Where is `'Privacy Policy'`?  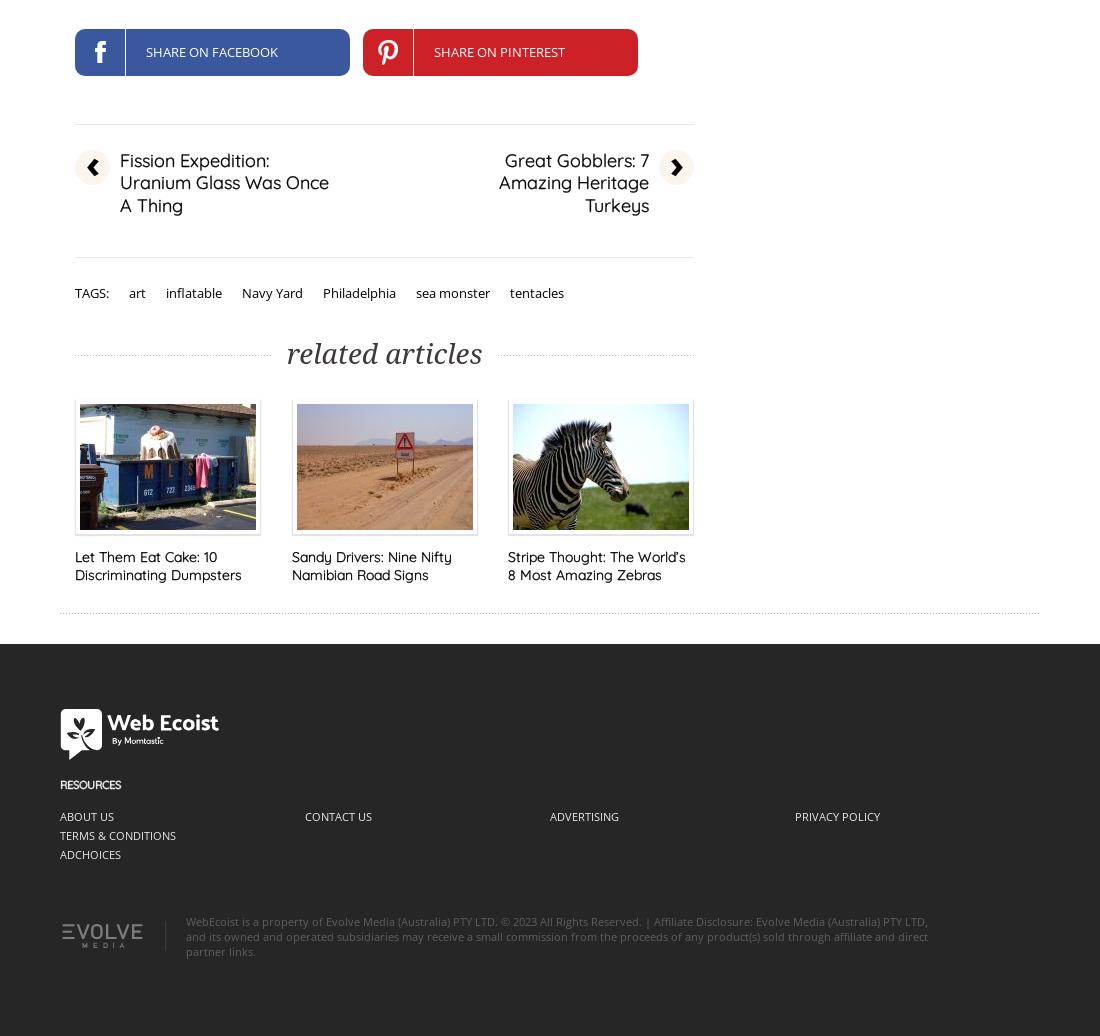 'Privacy Policy' is located at coordinates (836, 816).